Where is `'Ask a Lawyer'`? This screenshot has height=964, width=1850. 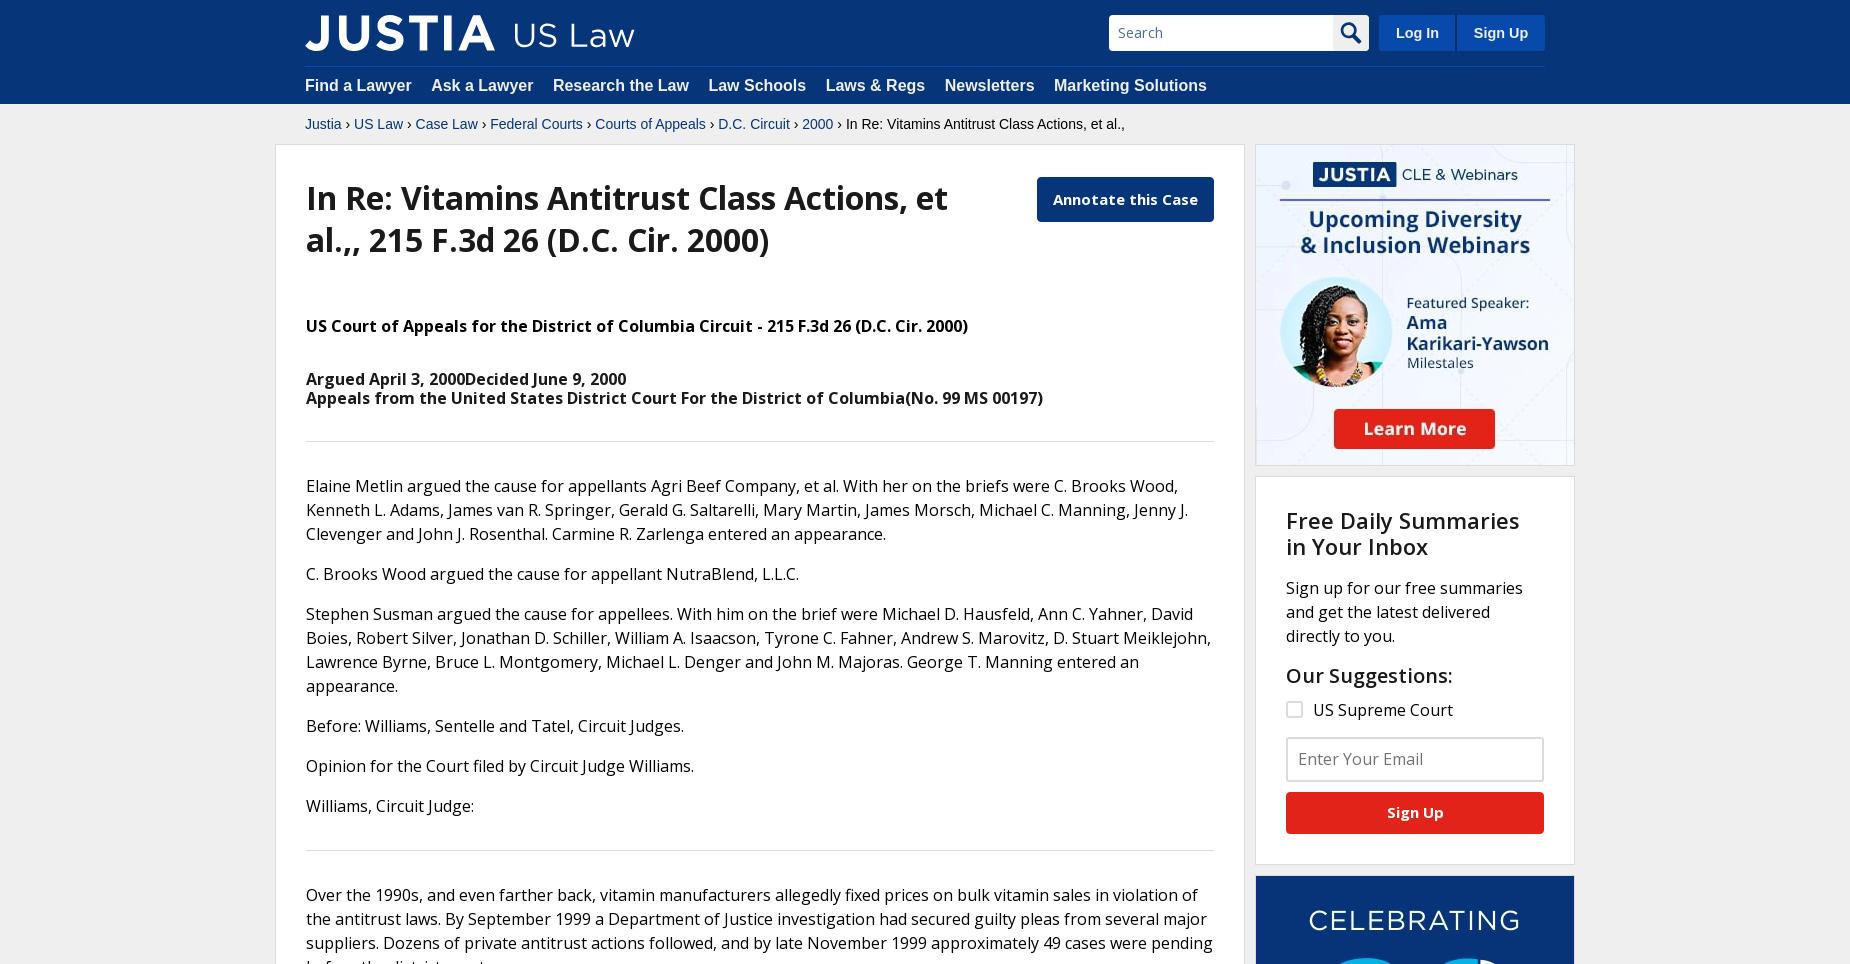 'Ask a Lawyer' is located at coordinates (483, 84).